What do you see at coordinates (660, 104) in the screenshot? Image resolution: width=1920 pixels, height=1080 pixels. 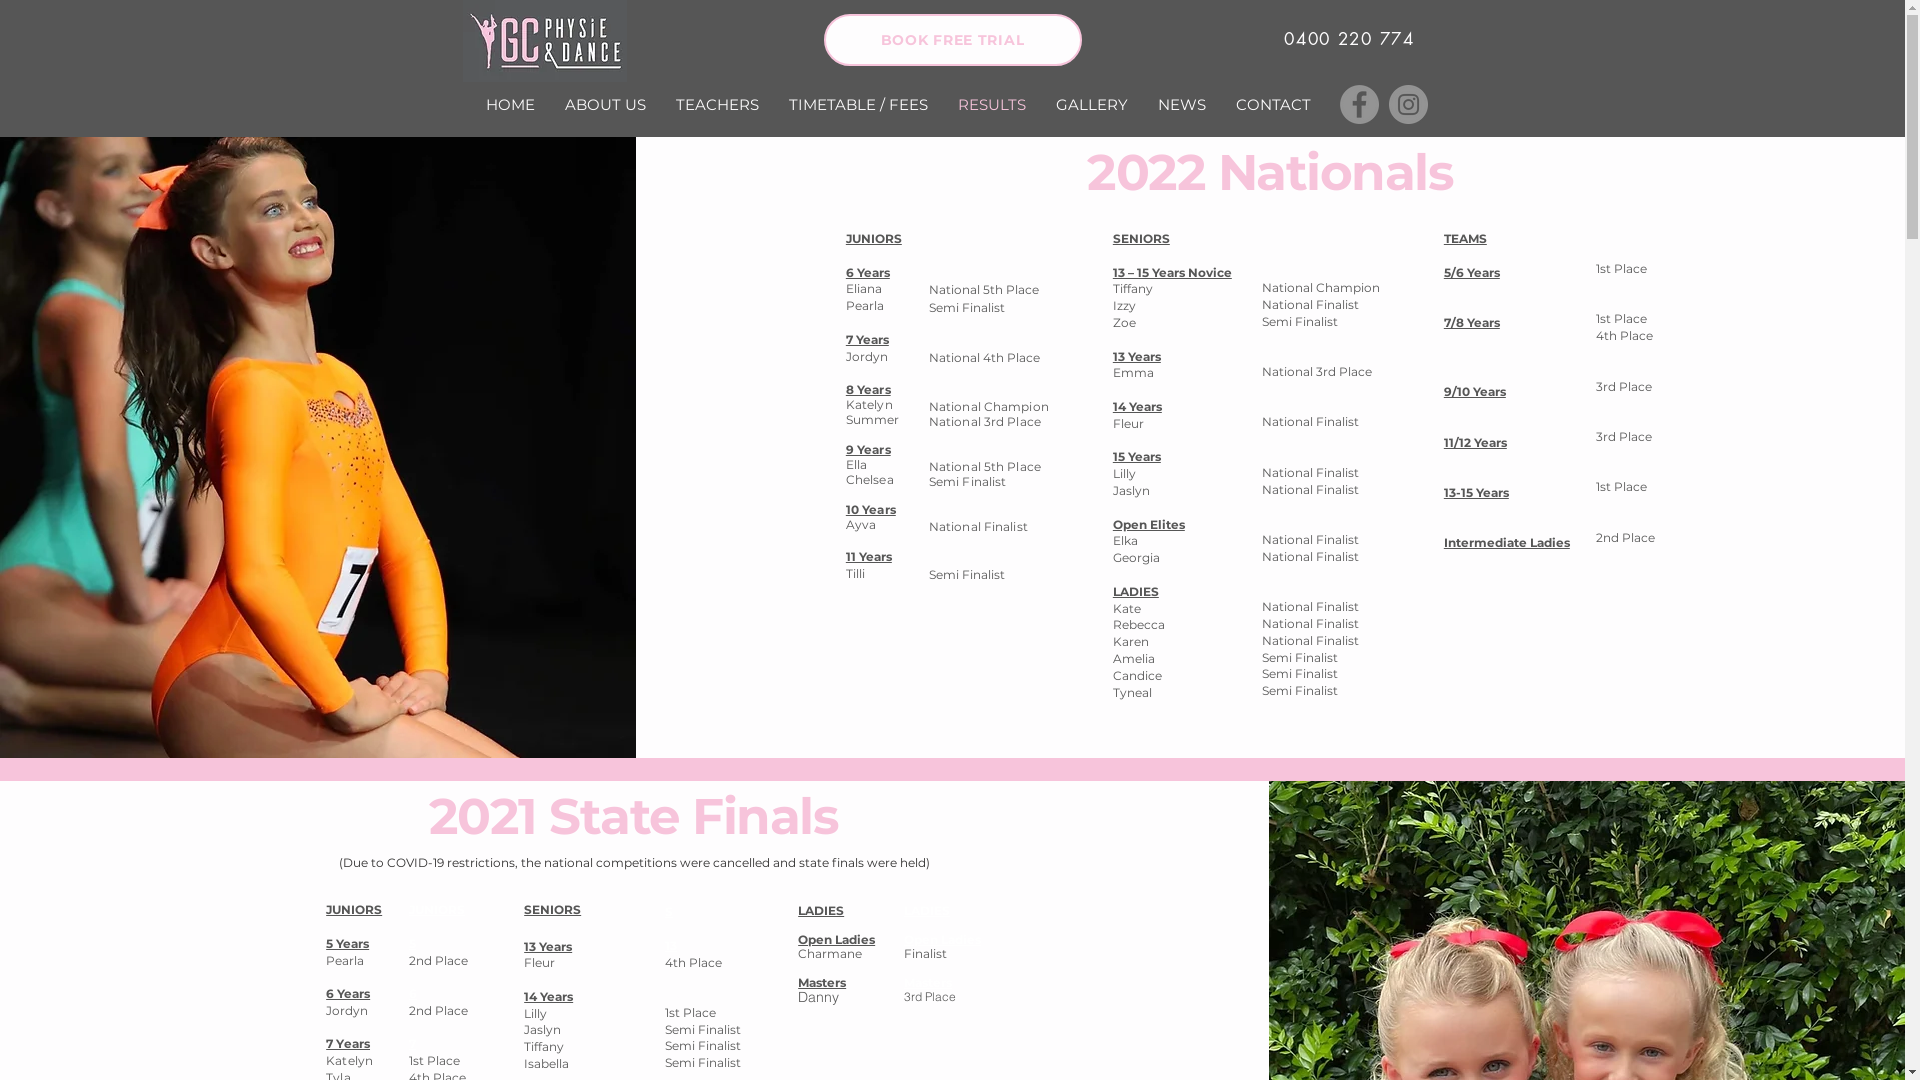 I see `'TEACHERS'` at bounding box center [660, 104].